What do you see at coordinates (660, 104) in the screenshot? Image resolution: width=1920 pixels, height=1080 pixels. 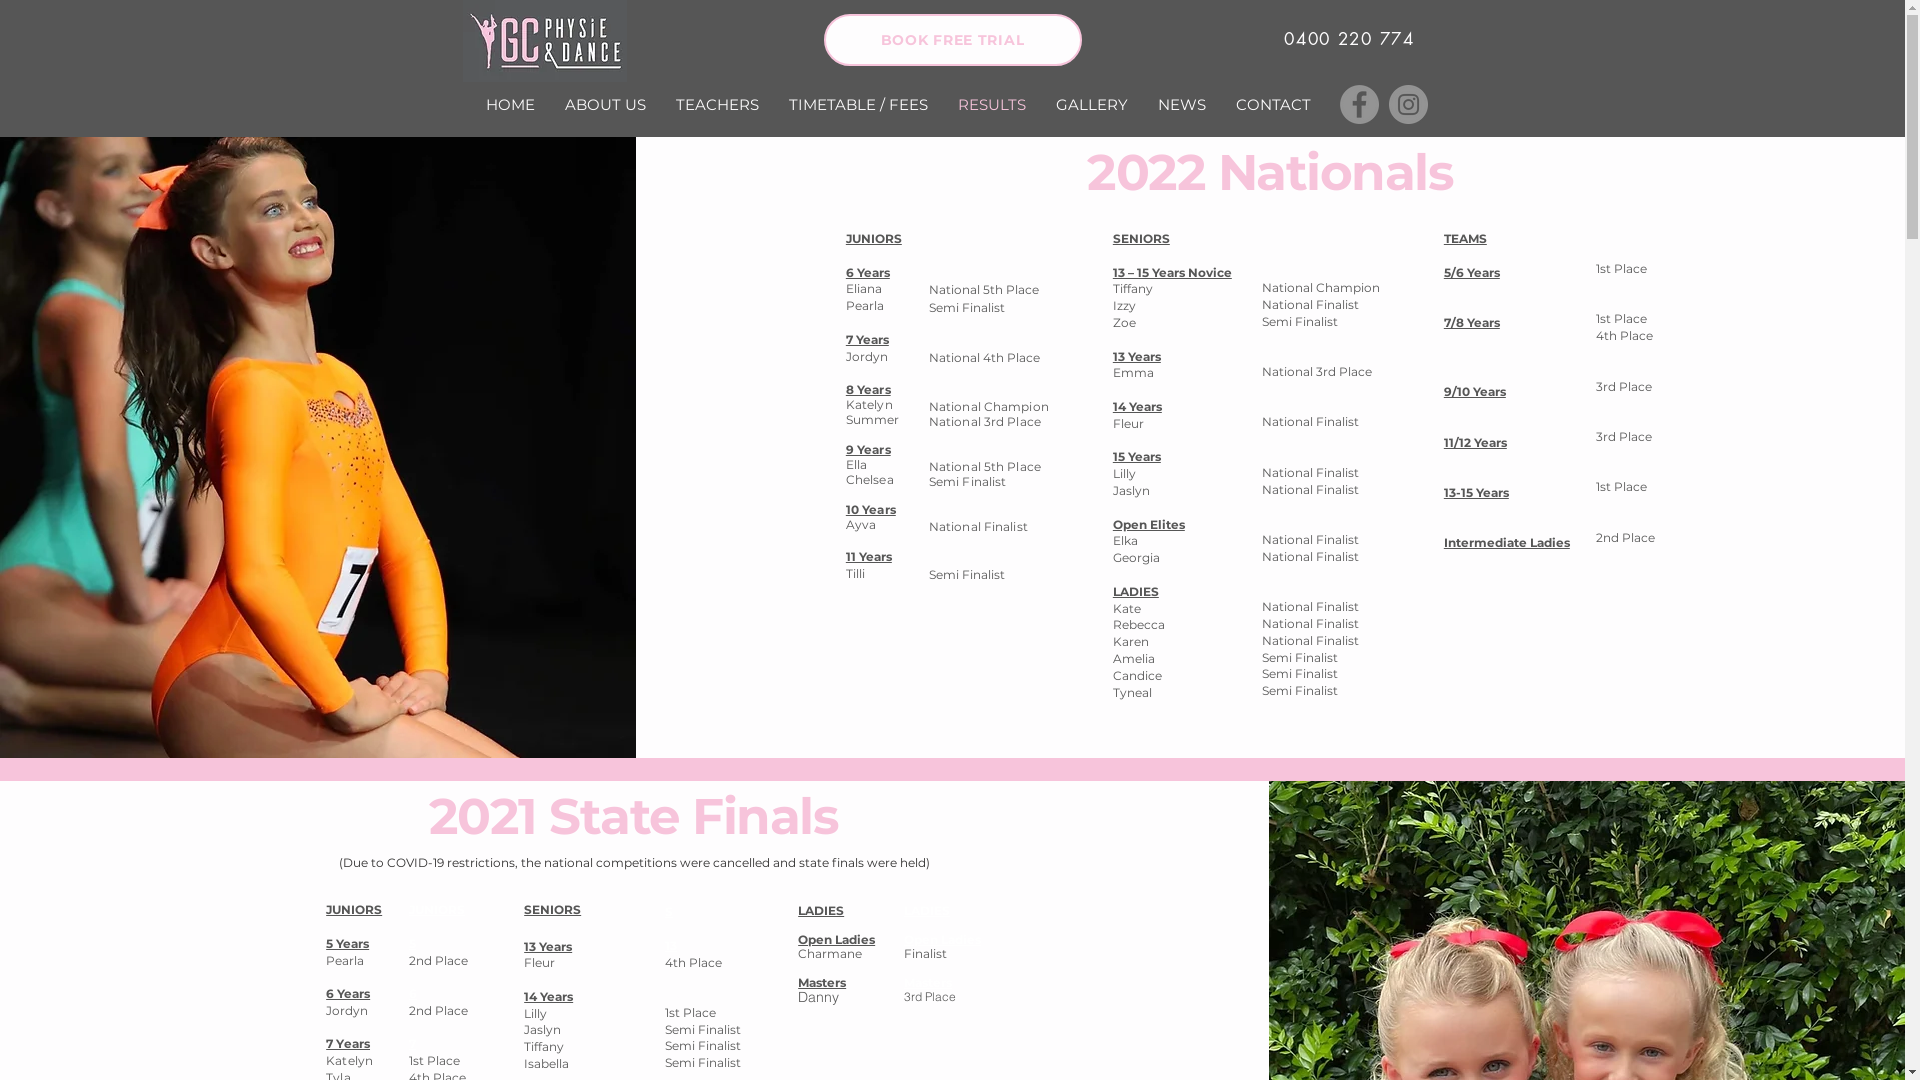 I see `'TEACHERS'` at bounding box center [660, 104].